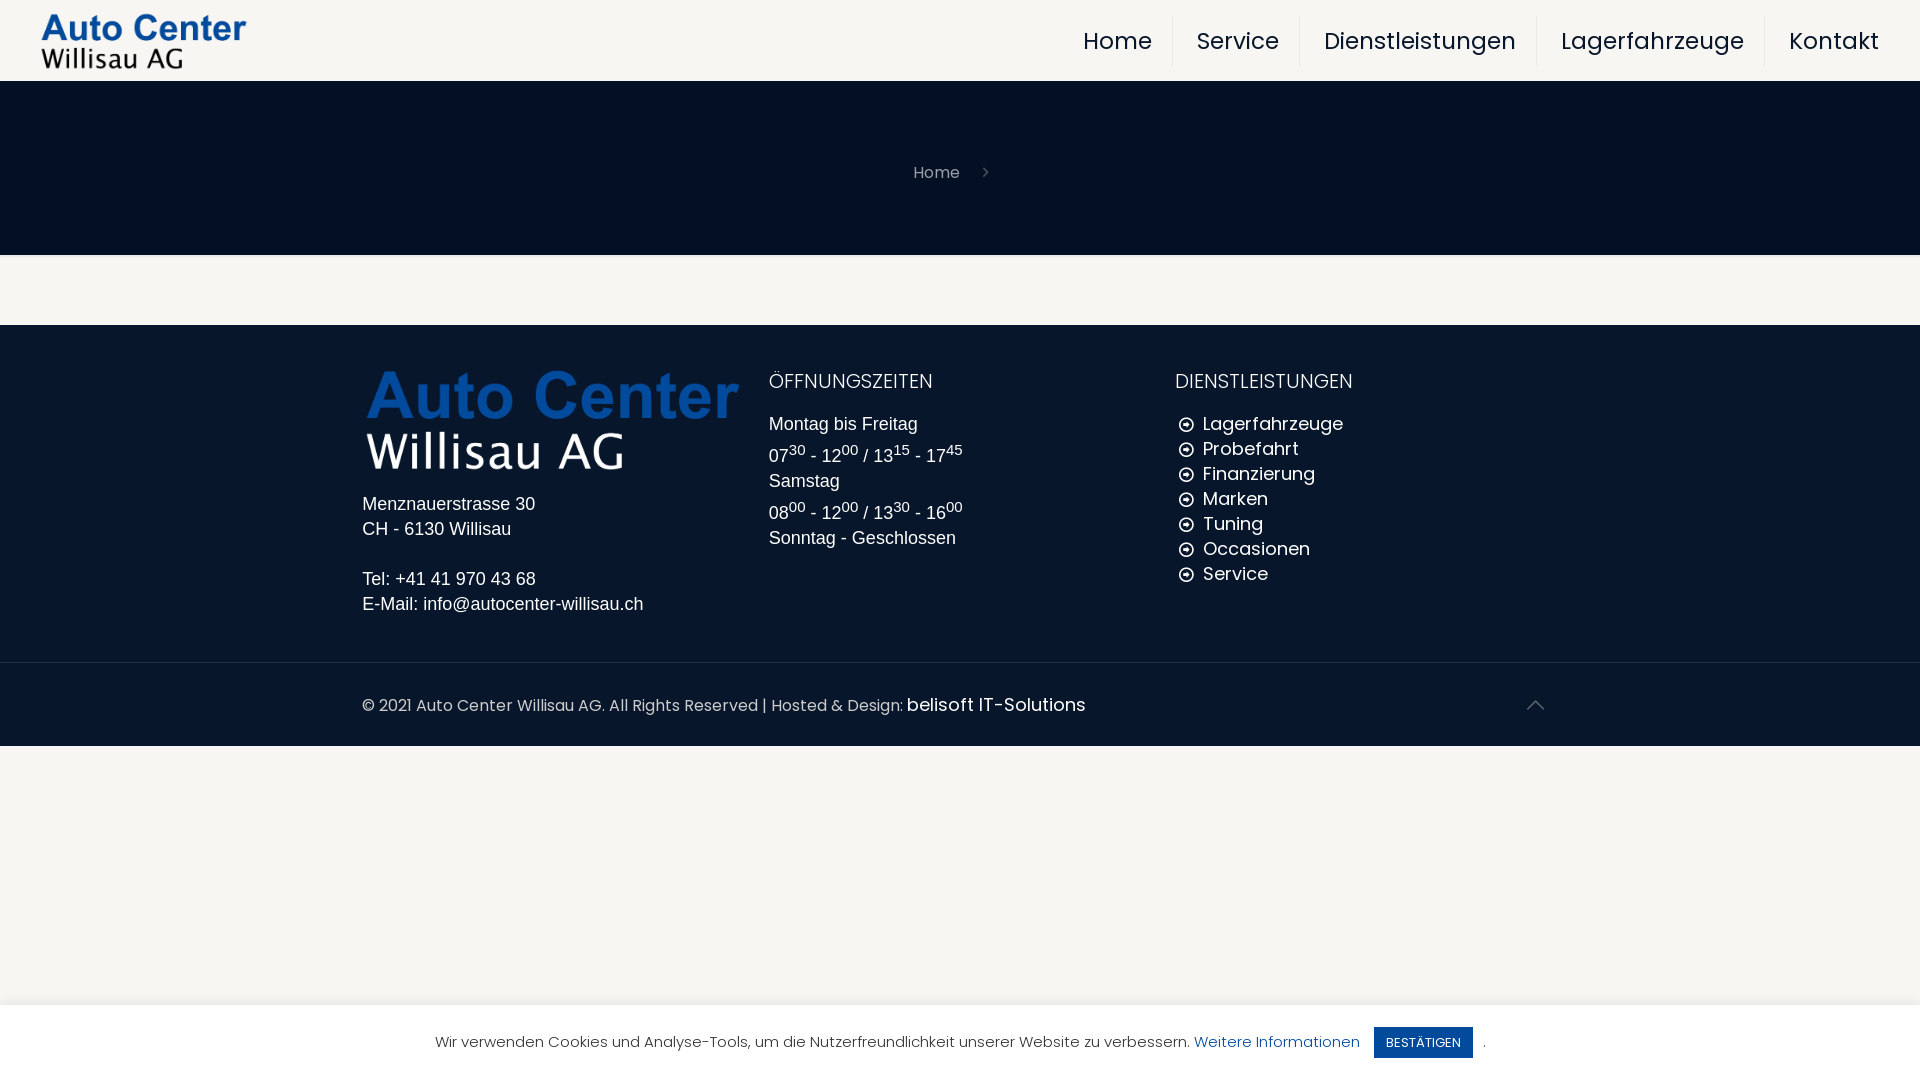 This screenshot has height=1080, width=1920. What do you see at coordinates (1247, 447) in the screenshot?
I see `'Probefahrt'` at bounding box center [1247, 447].